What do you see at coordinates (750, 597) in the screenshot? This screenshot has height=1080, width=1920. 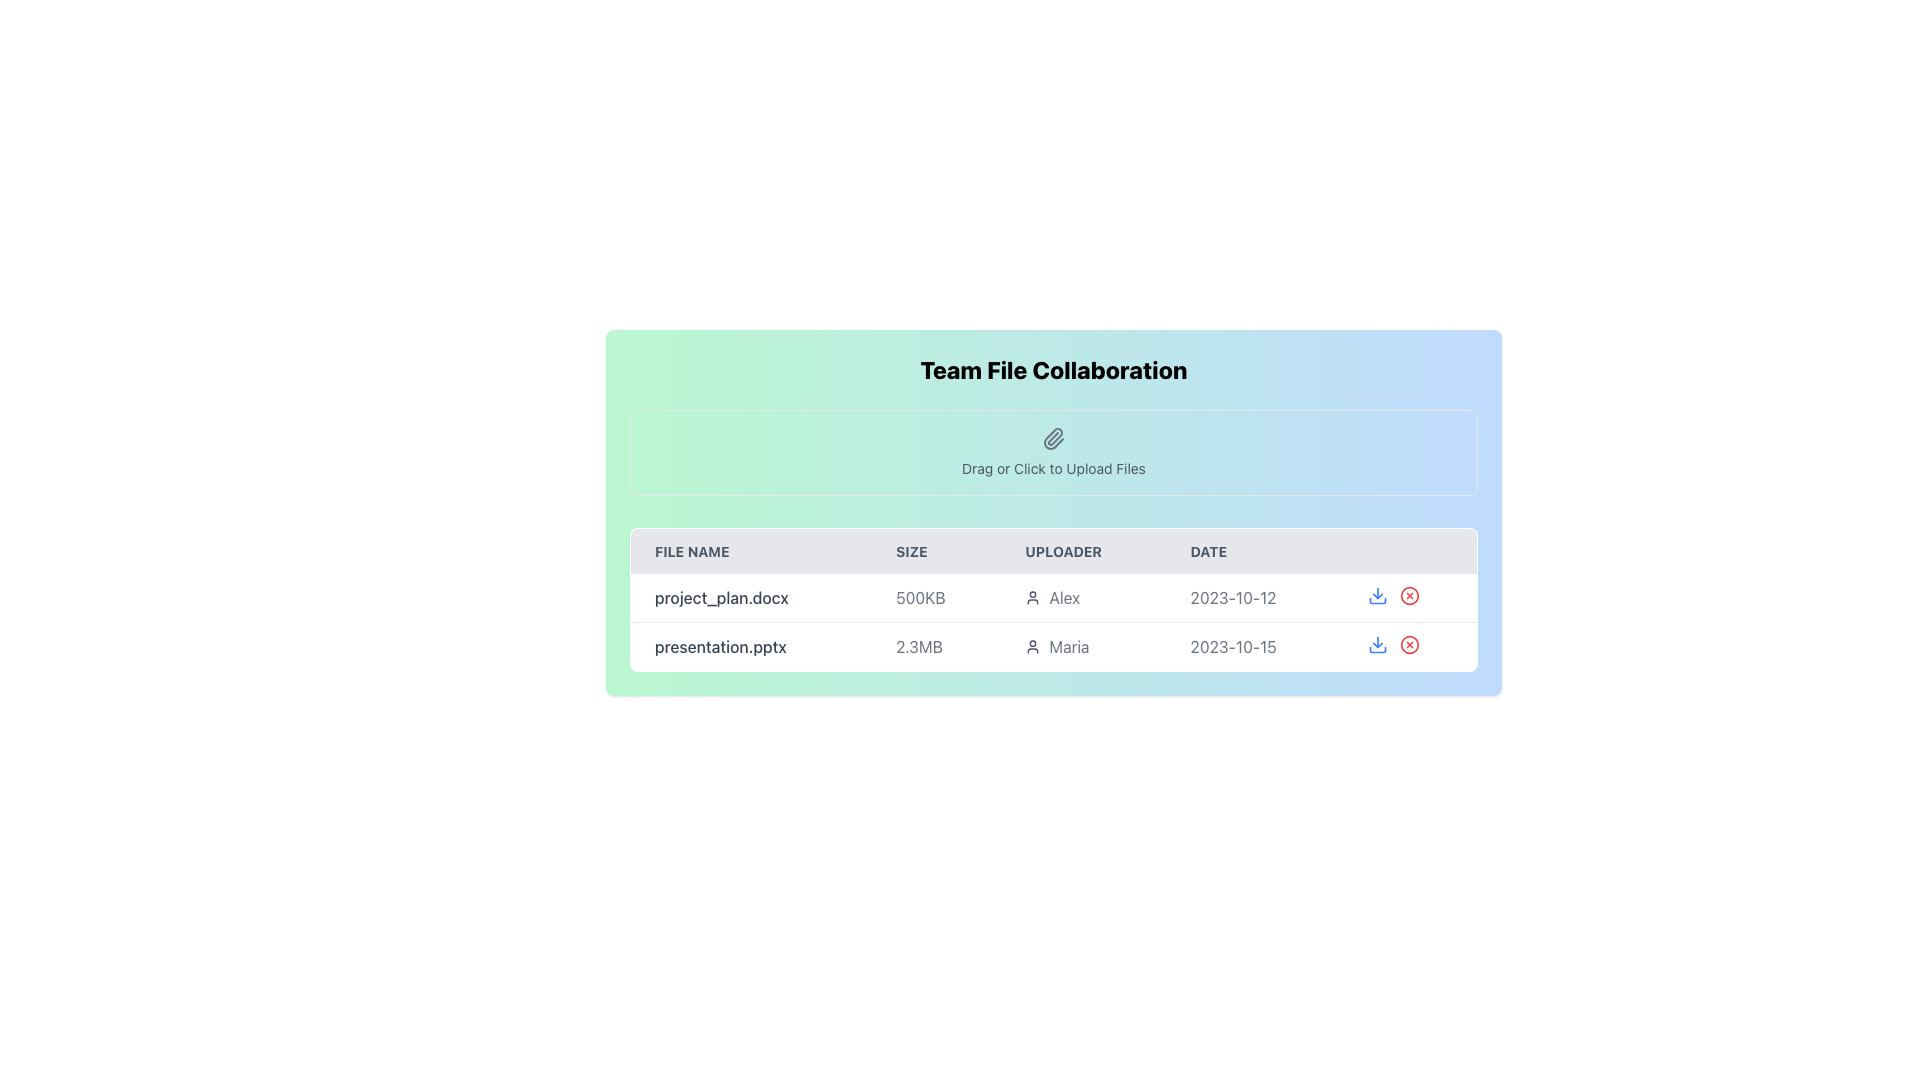 I see `the text label representing the name of a file in the first row of the files table under the 'FILE NAME' column` at bounding box center [750, 597].